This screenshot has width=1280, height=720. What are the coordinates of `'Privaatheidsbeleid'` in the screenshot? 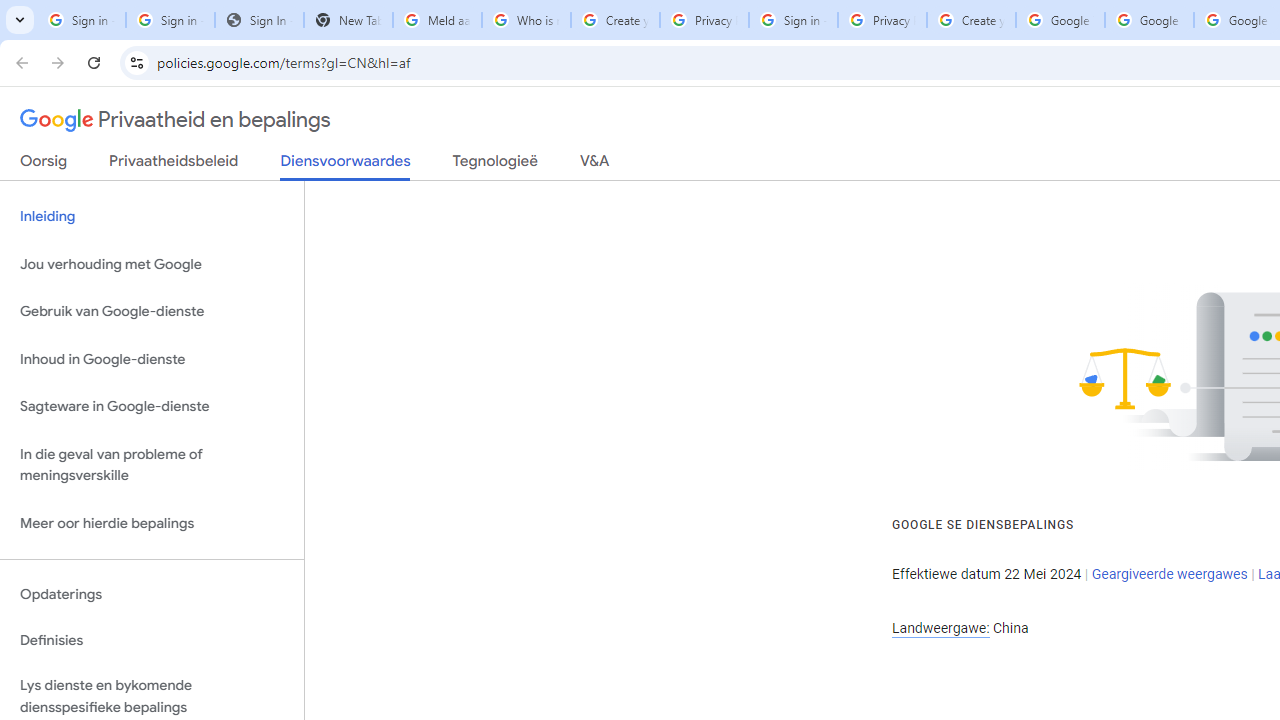 It's located at (174, 164).